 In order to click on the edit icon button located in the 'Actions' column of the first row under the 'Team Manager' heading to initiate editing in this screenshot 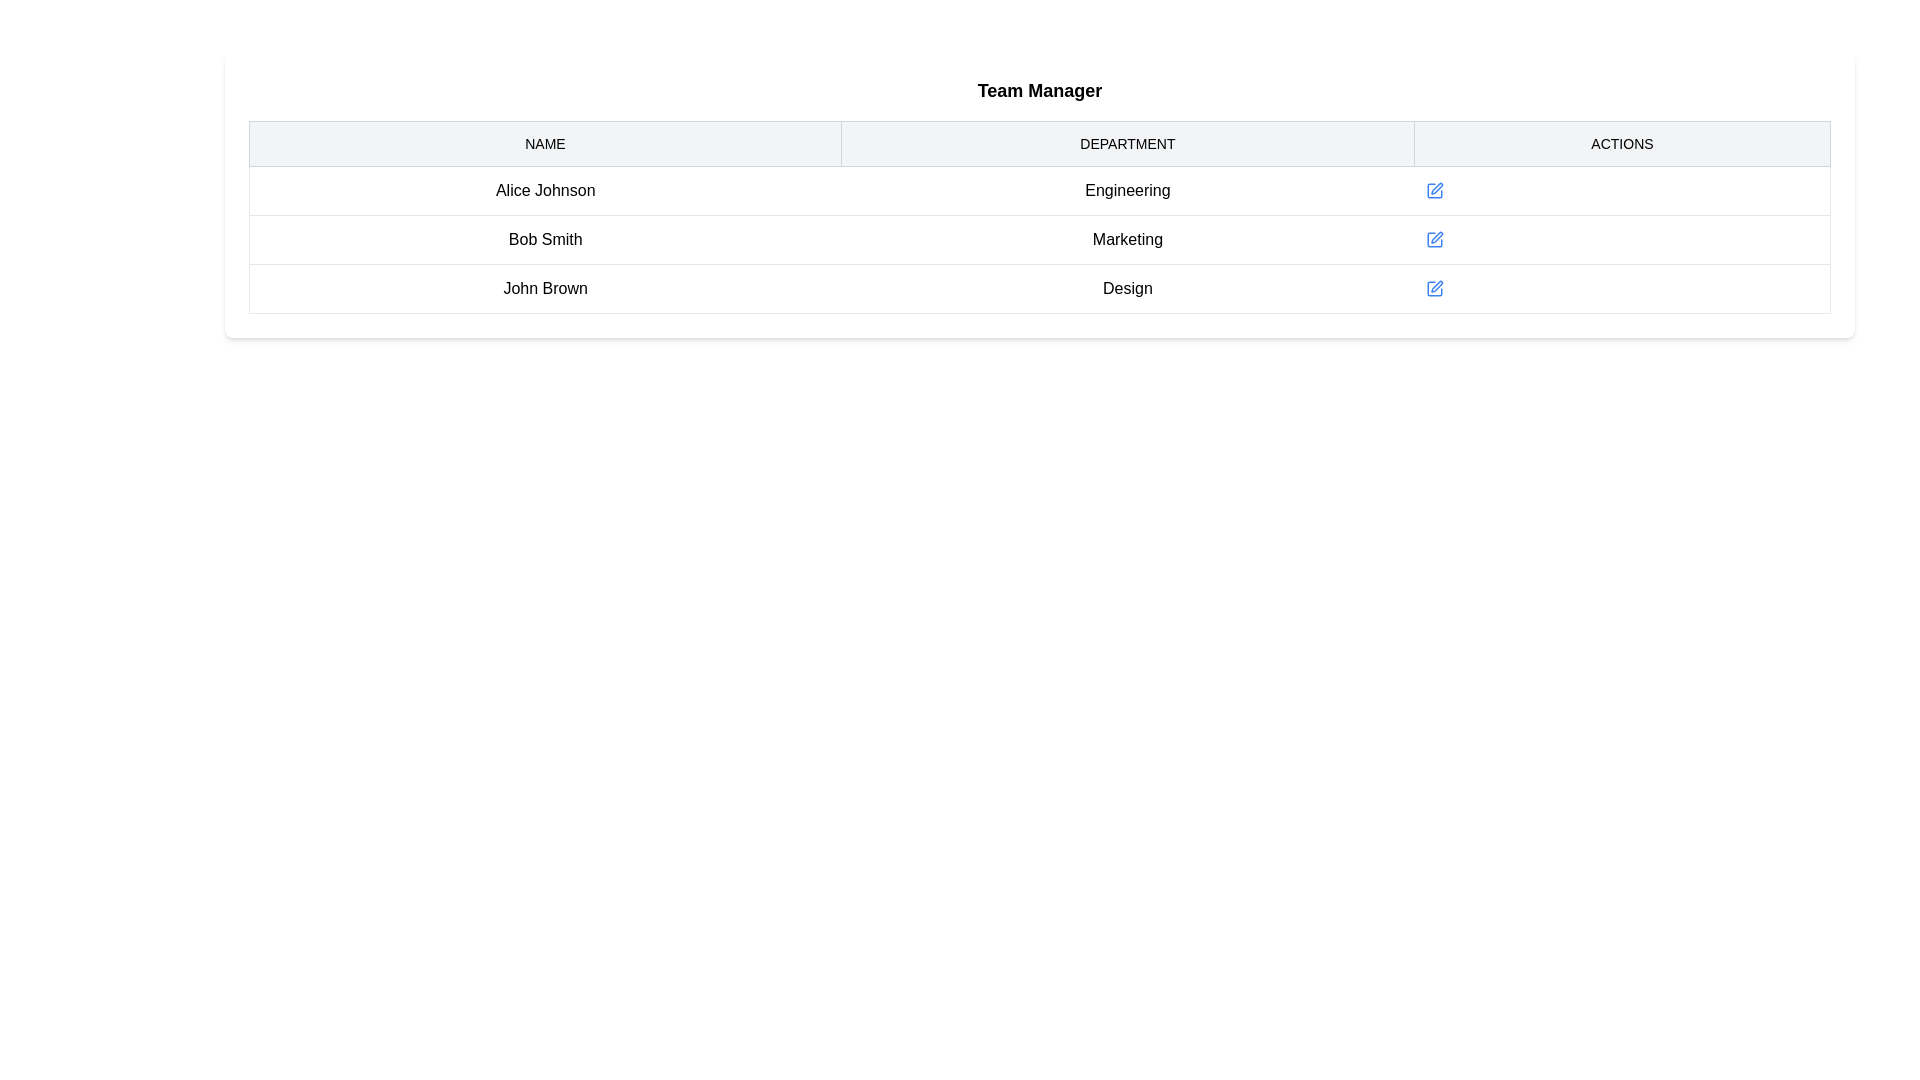, I will do `click(1435, 188)`.